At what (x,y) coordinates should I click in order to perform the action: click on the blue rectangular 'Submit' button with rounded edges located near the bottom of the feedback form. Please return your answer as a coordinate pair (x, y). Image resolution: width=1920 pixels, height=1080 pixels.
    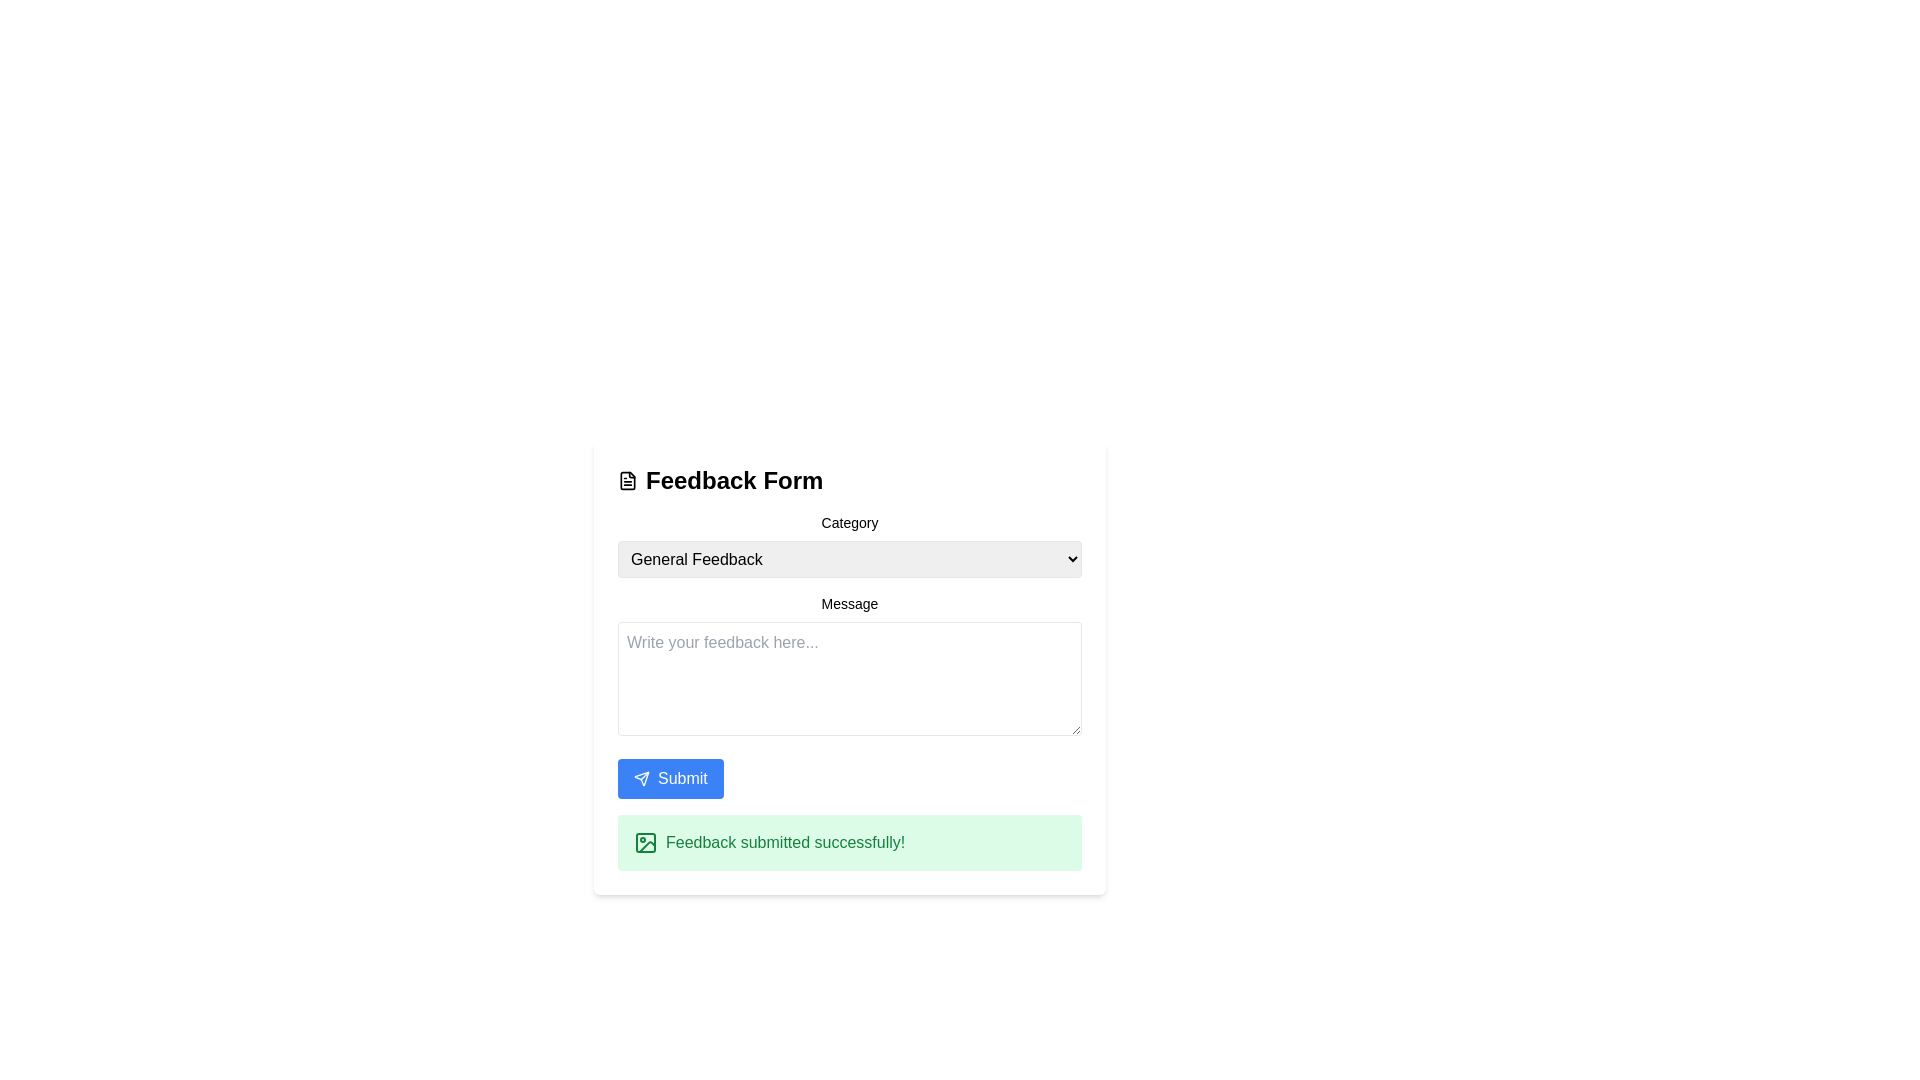
    Looking at the image, I should click on (670, 778).